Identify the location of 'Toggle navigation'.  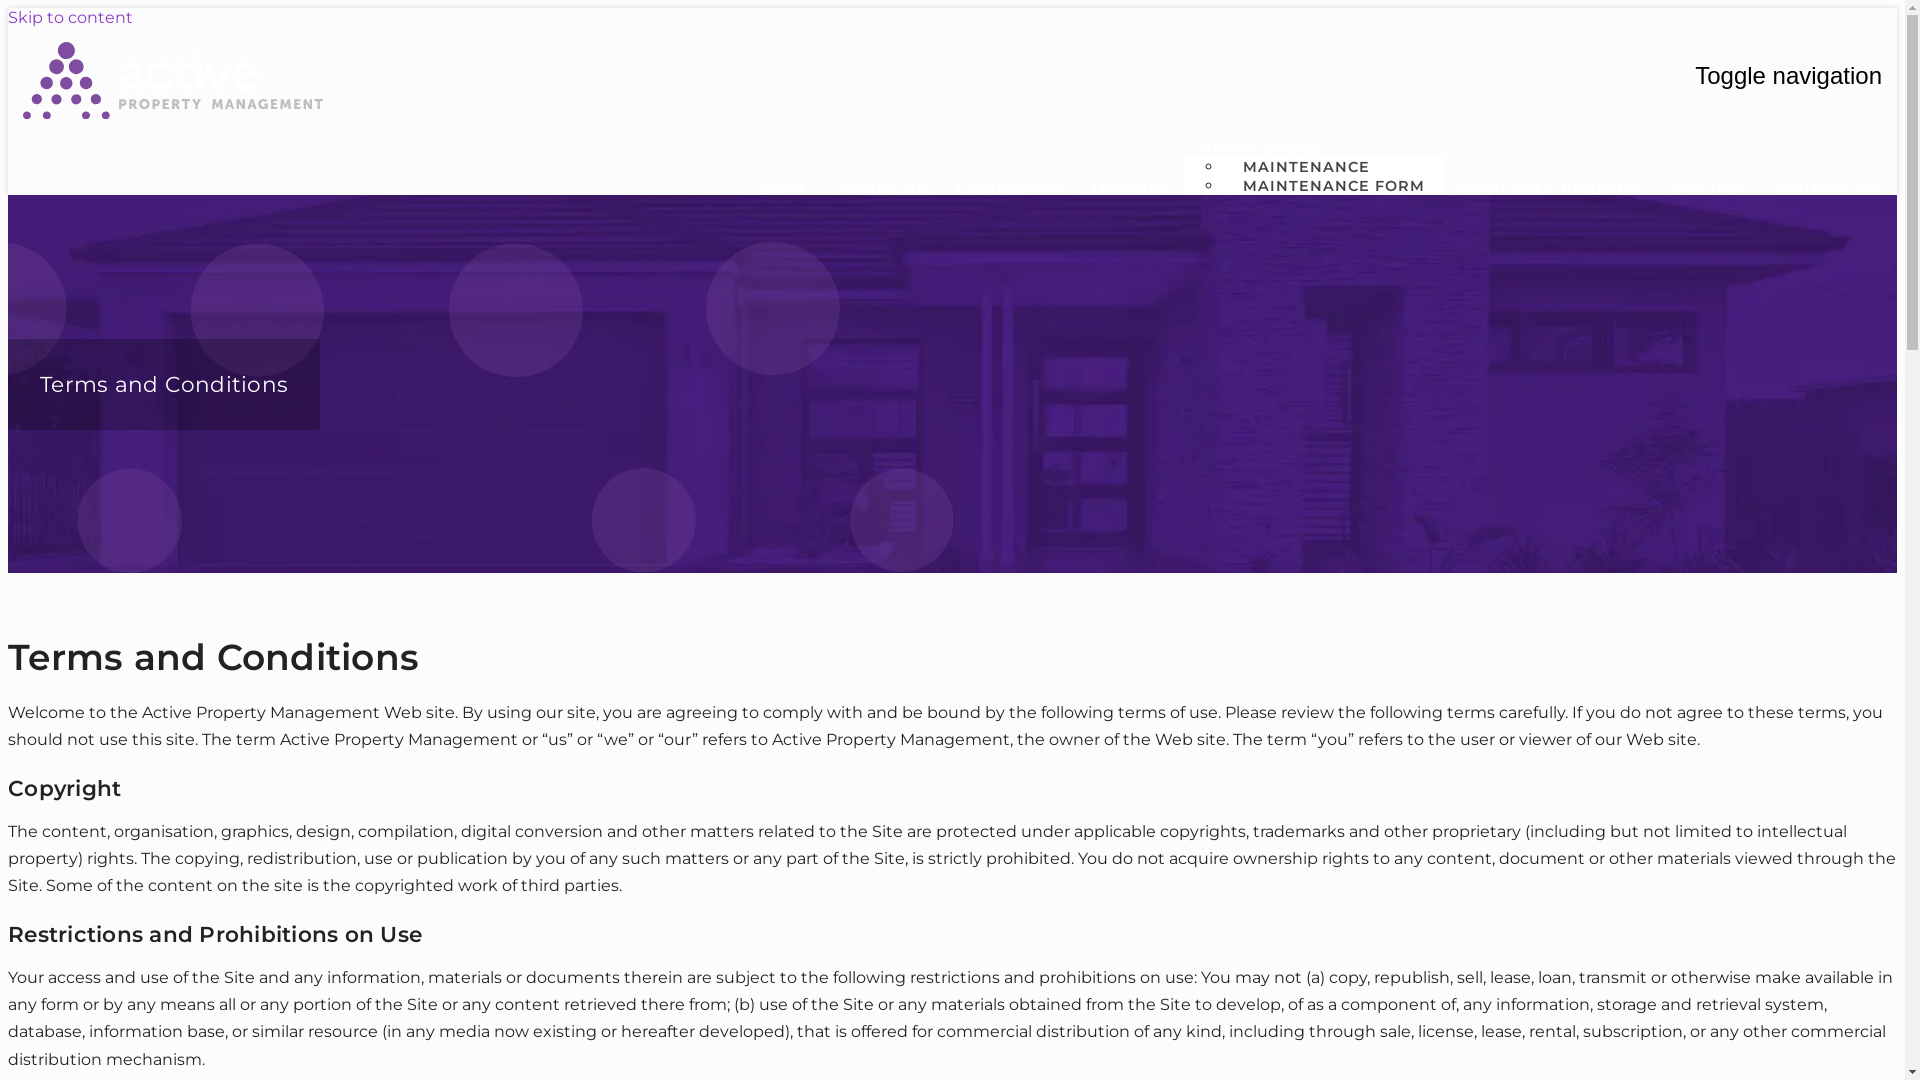
(1788, 75).